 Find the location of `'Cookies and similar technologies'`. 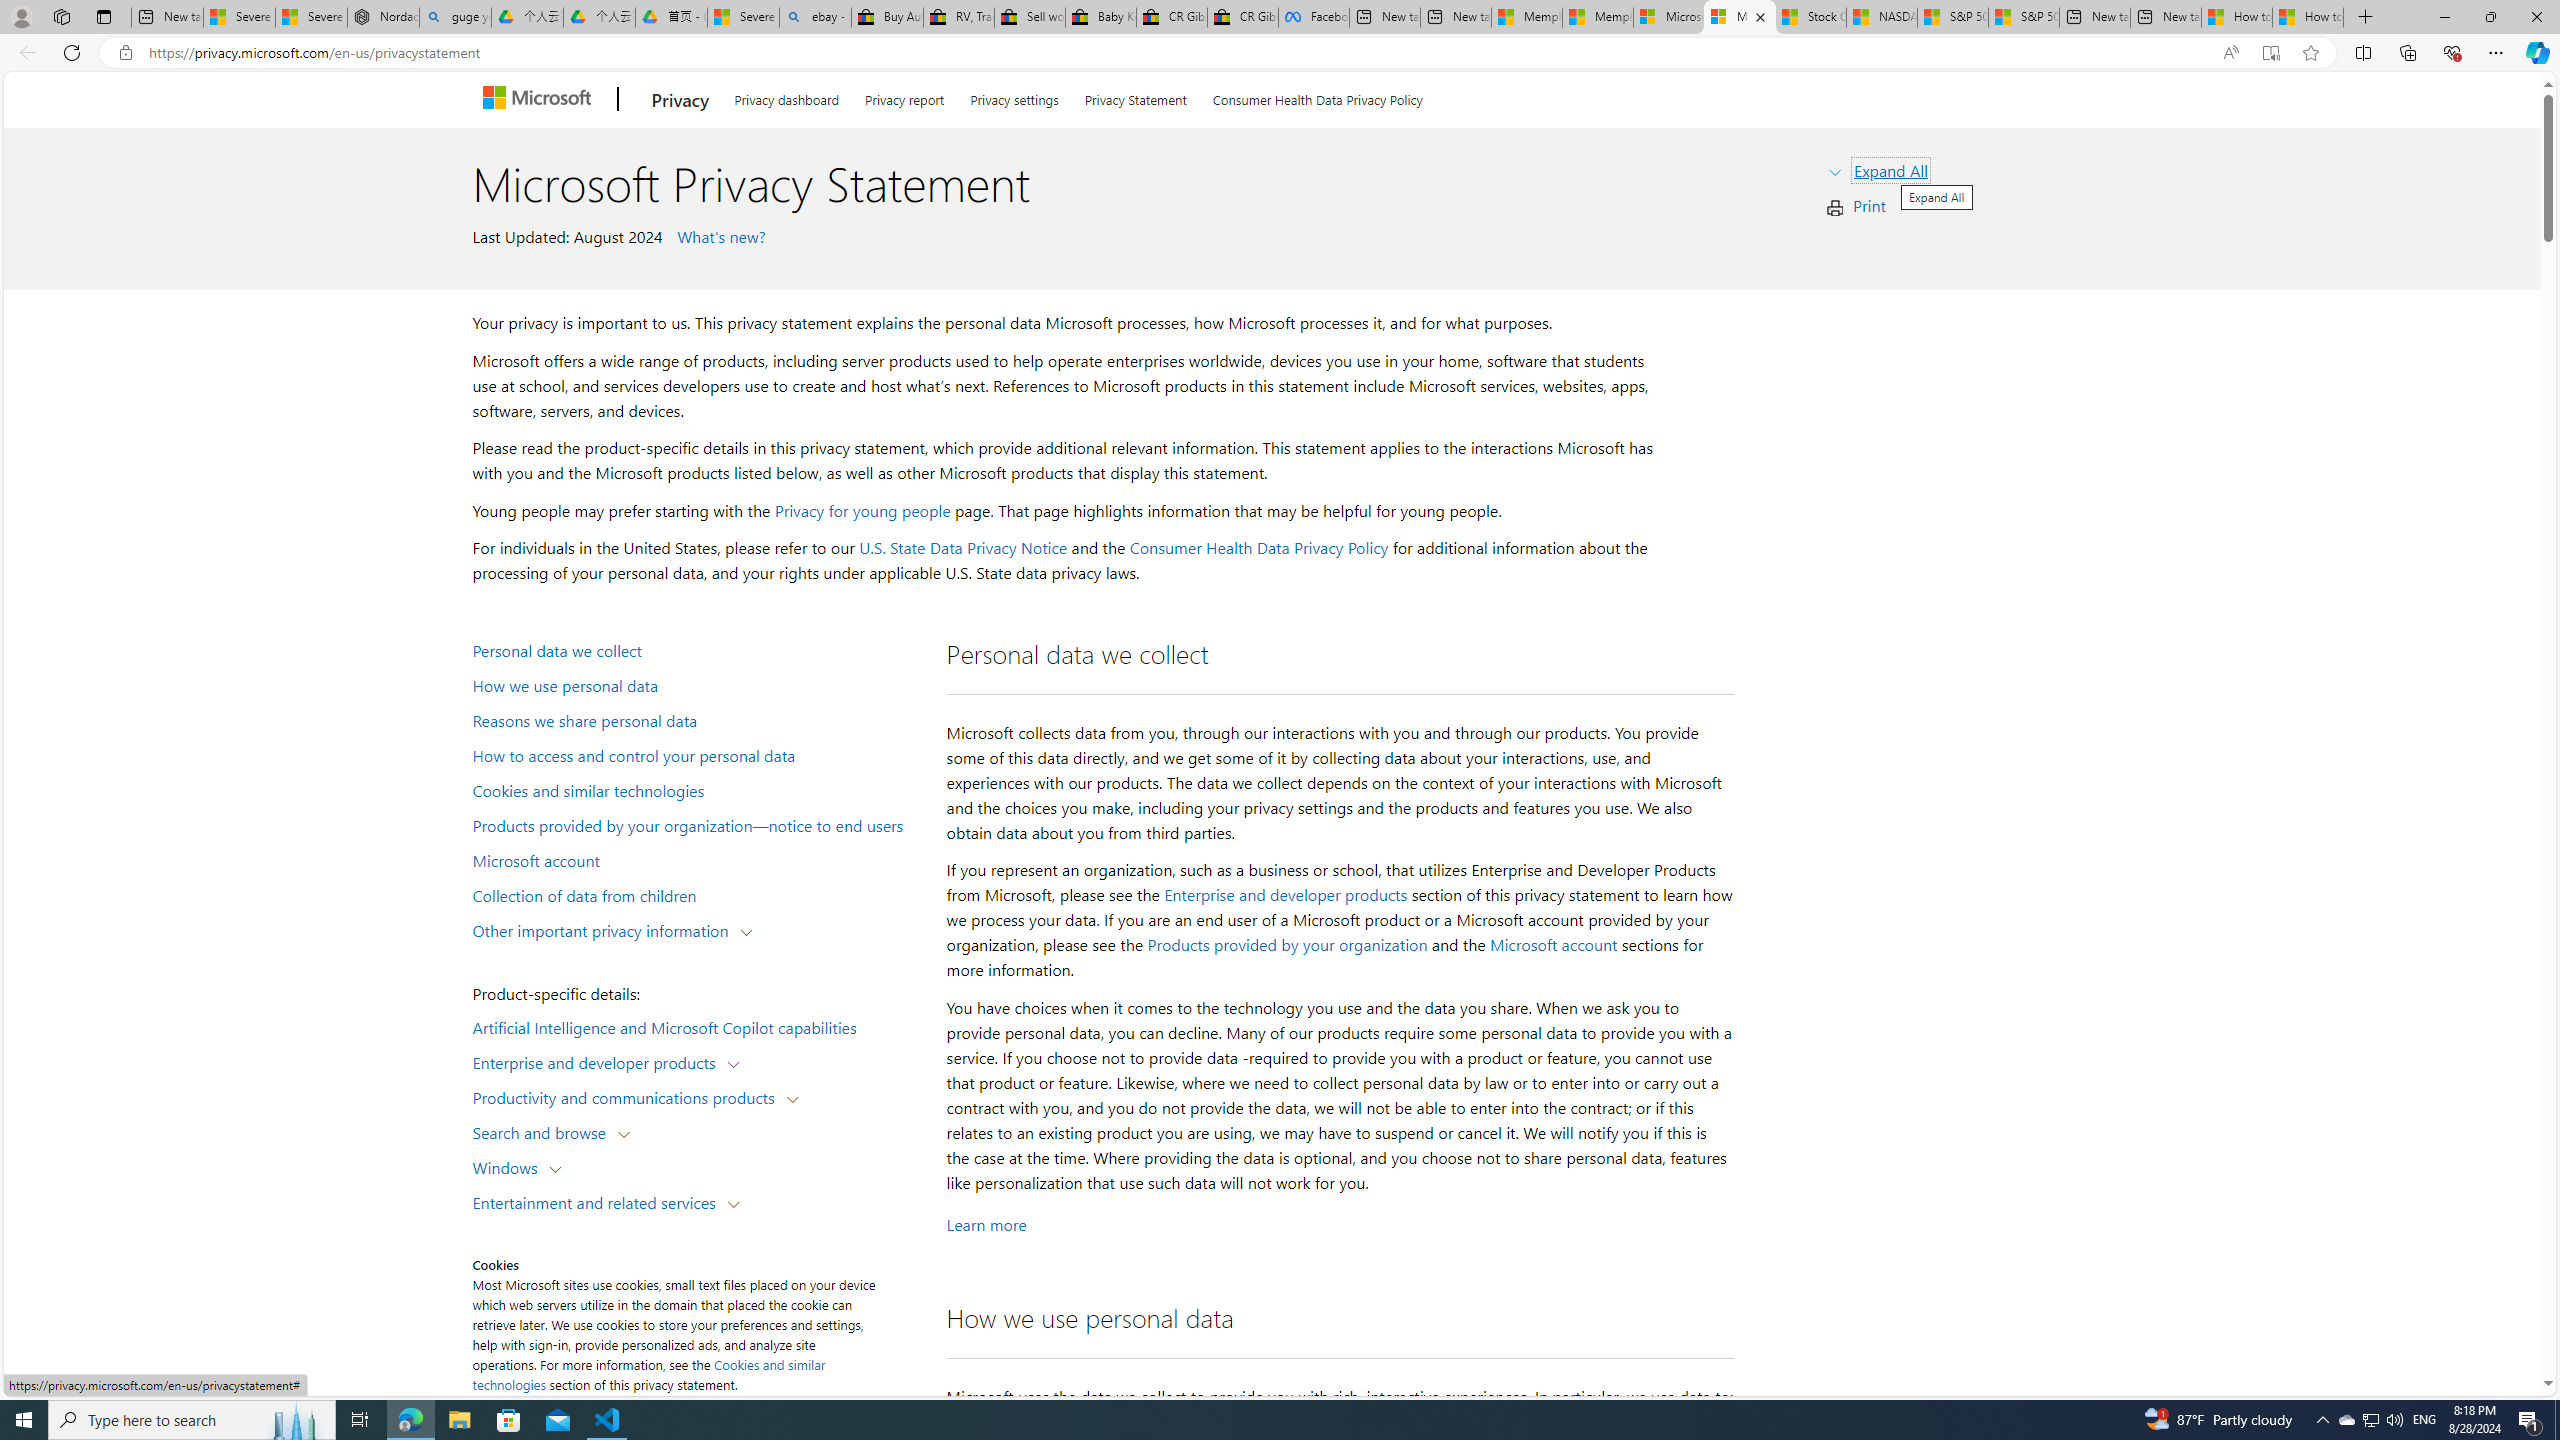

'Cookies and similar technologies' is located at coordinates (648, 1372).